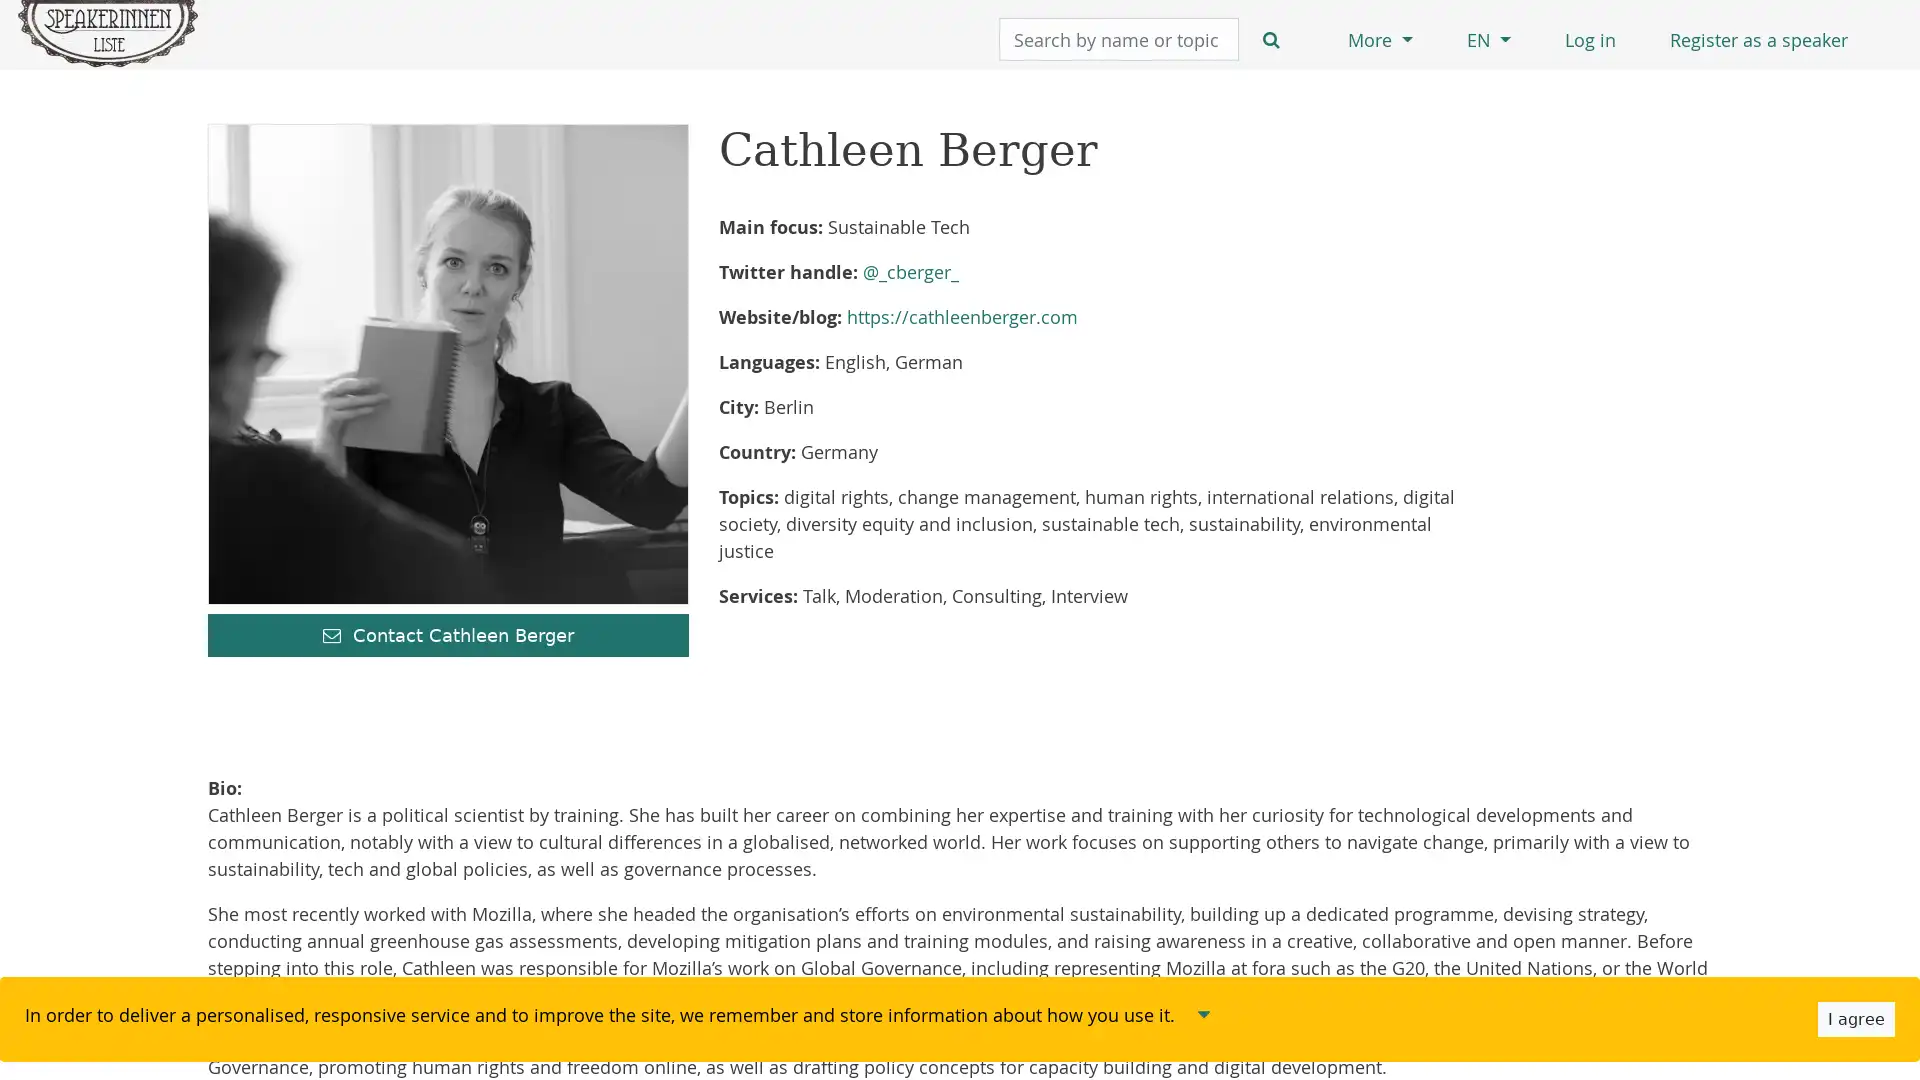 The image size is (1920, 1080). What do you see at coordinates (447, 635) in the screenshot?
I see `Contact Cathleen Berger` at bounding box center [447, 635].